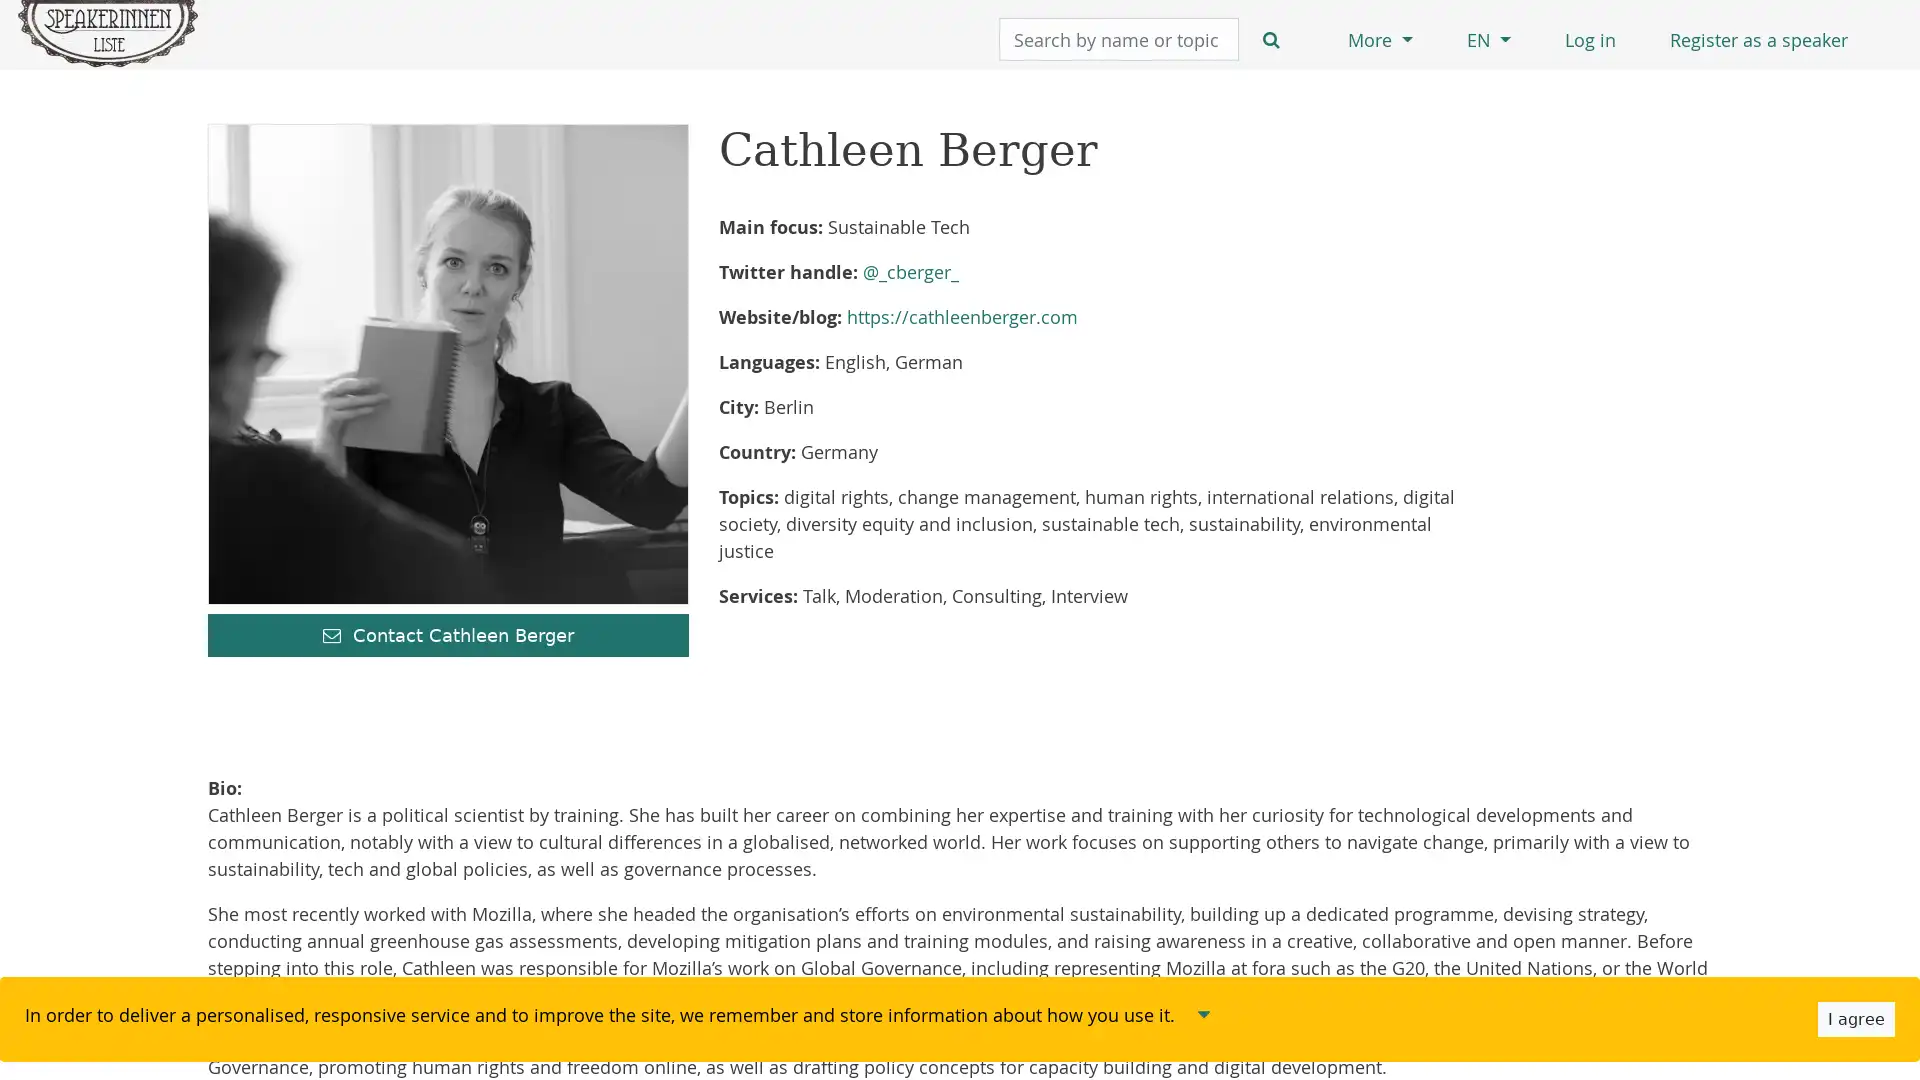 The image size is (1920, 1080). What do you see at coordinates (447, 635) in the screenshot?
I see `Contact Cathleen Berger` at bounding box center [447, 635].